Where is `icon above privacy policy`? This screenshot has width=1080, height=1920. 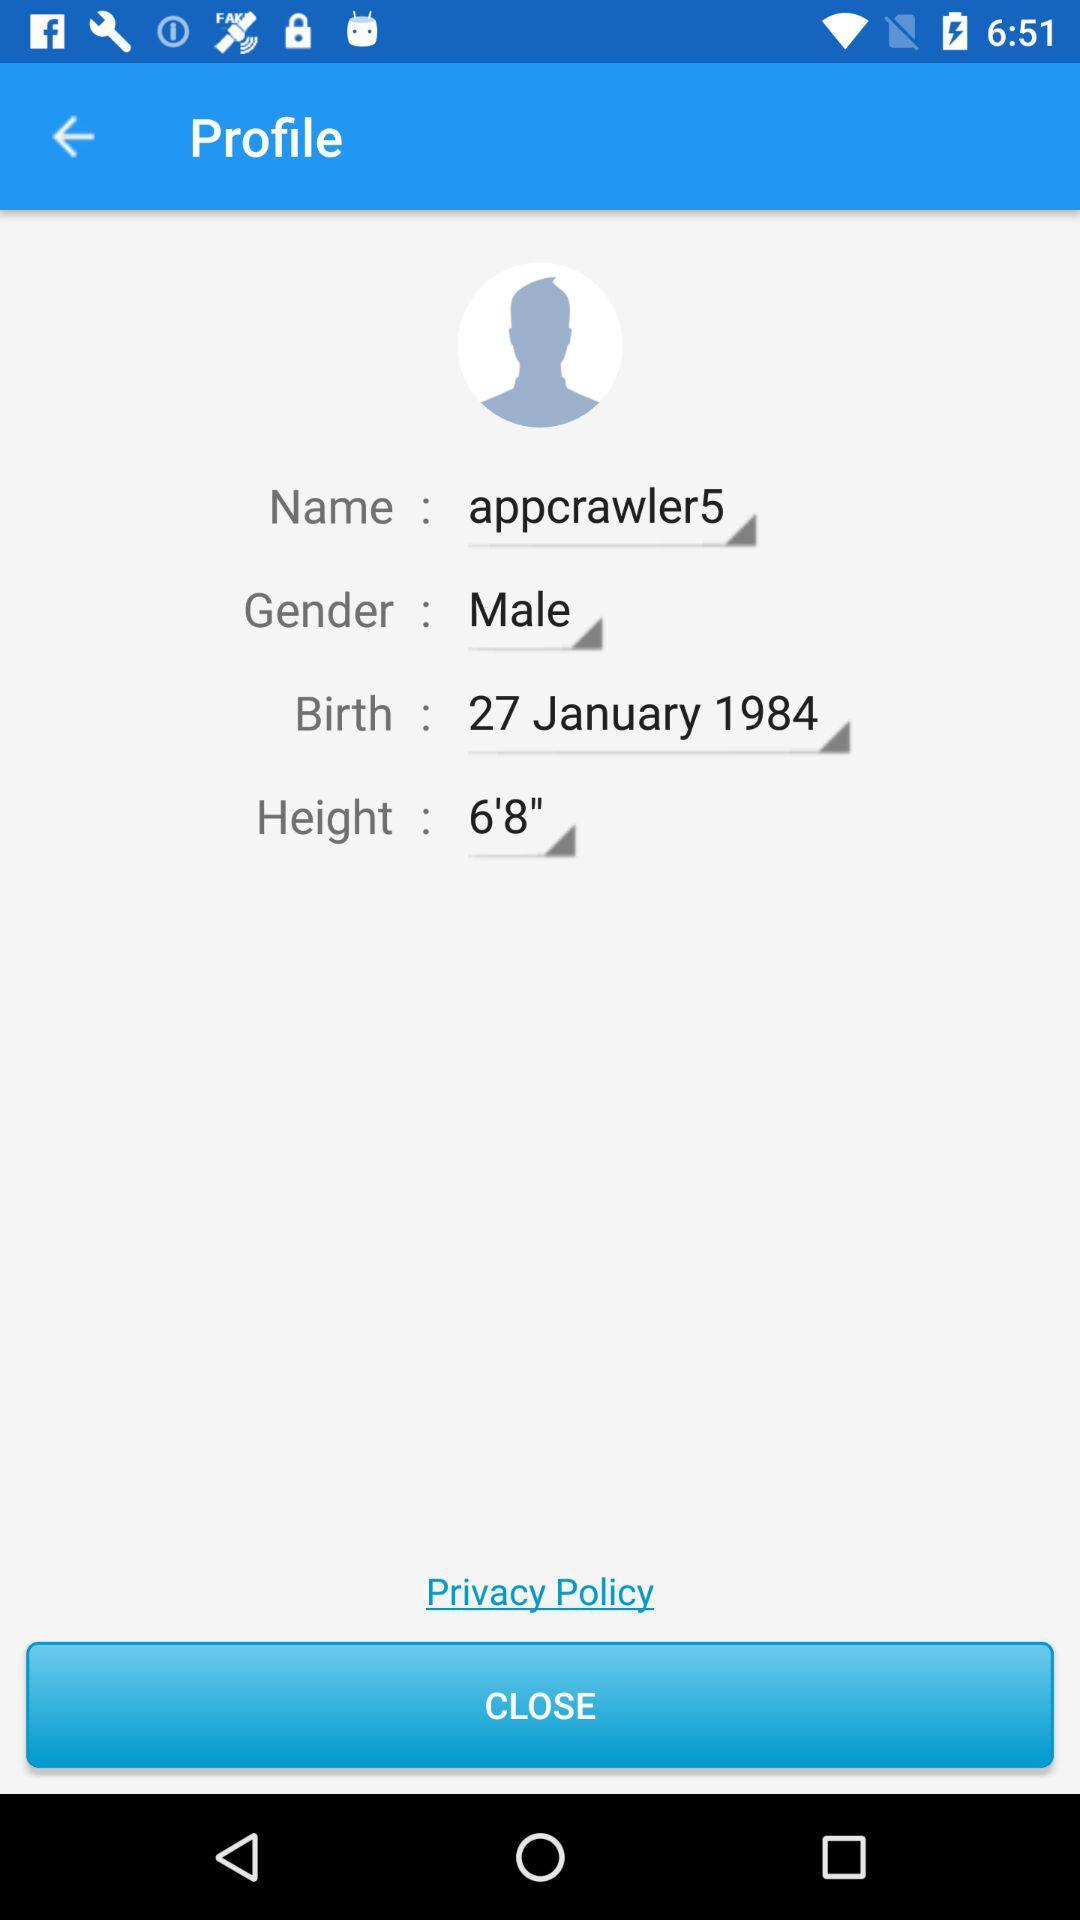 icon above privacy policy is located at coordinates (520, 816).